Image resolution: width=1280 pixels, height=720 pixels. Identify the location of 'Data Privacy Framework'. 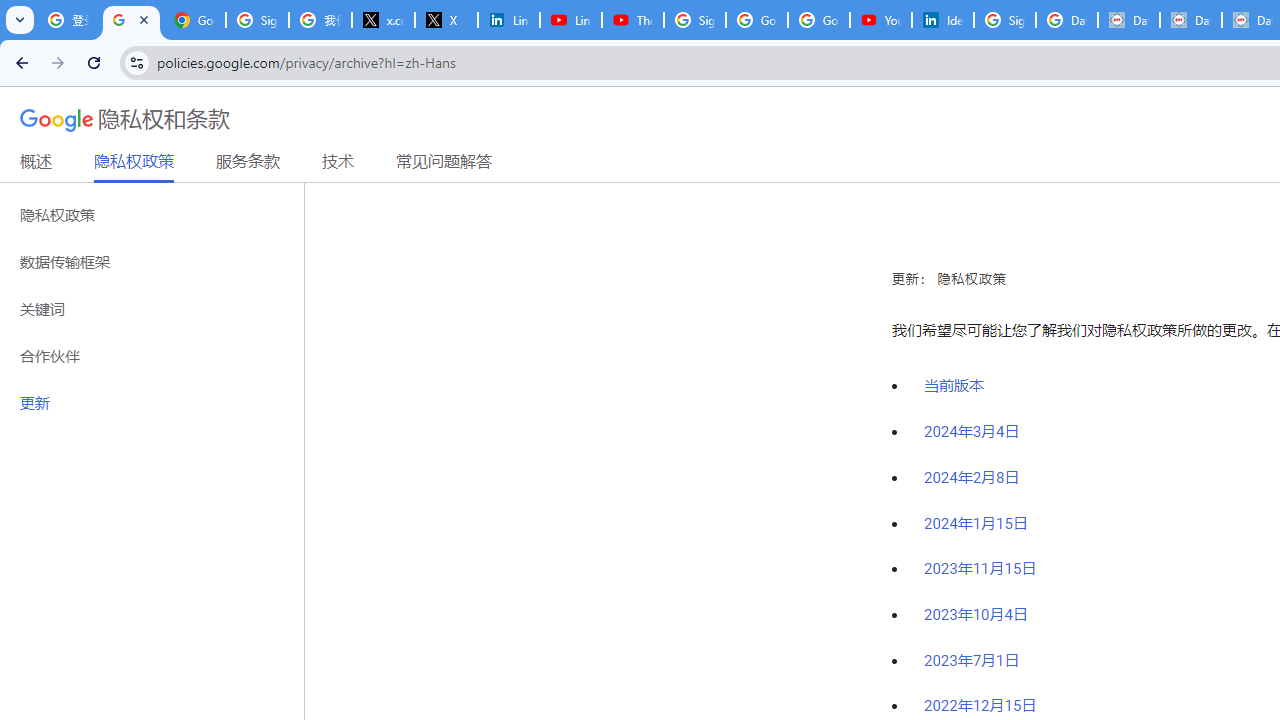
(1128, 20).